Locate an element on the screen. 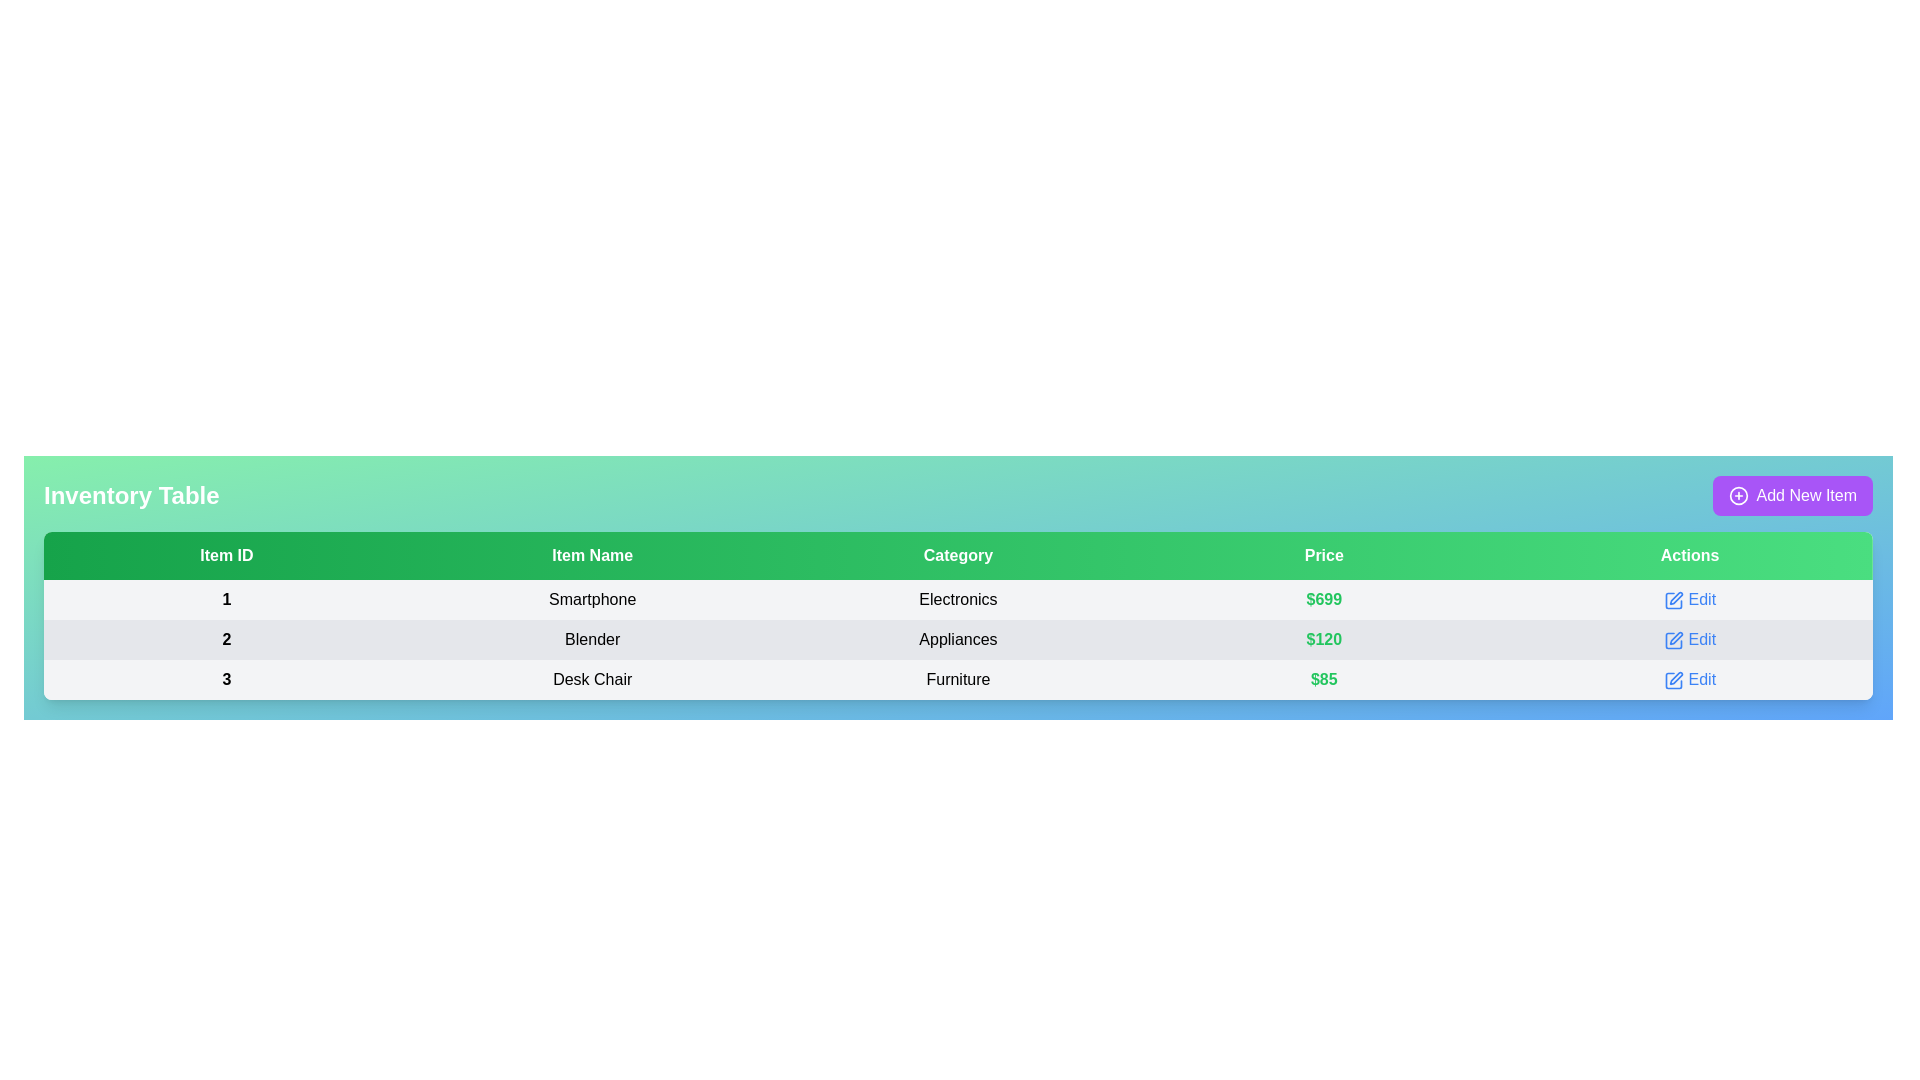 The height and width of the screenshot is (1080, 1920). the 'Edit' SVG-based icon located in the 'Actions' column of the inventory table for the row corresponding to 'Blender' to interact with the edit functionality is located at coordinates (1674, 640).